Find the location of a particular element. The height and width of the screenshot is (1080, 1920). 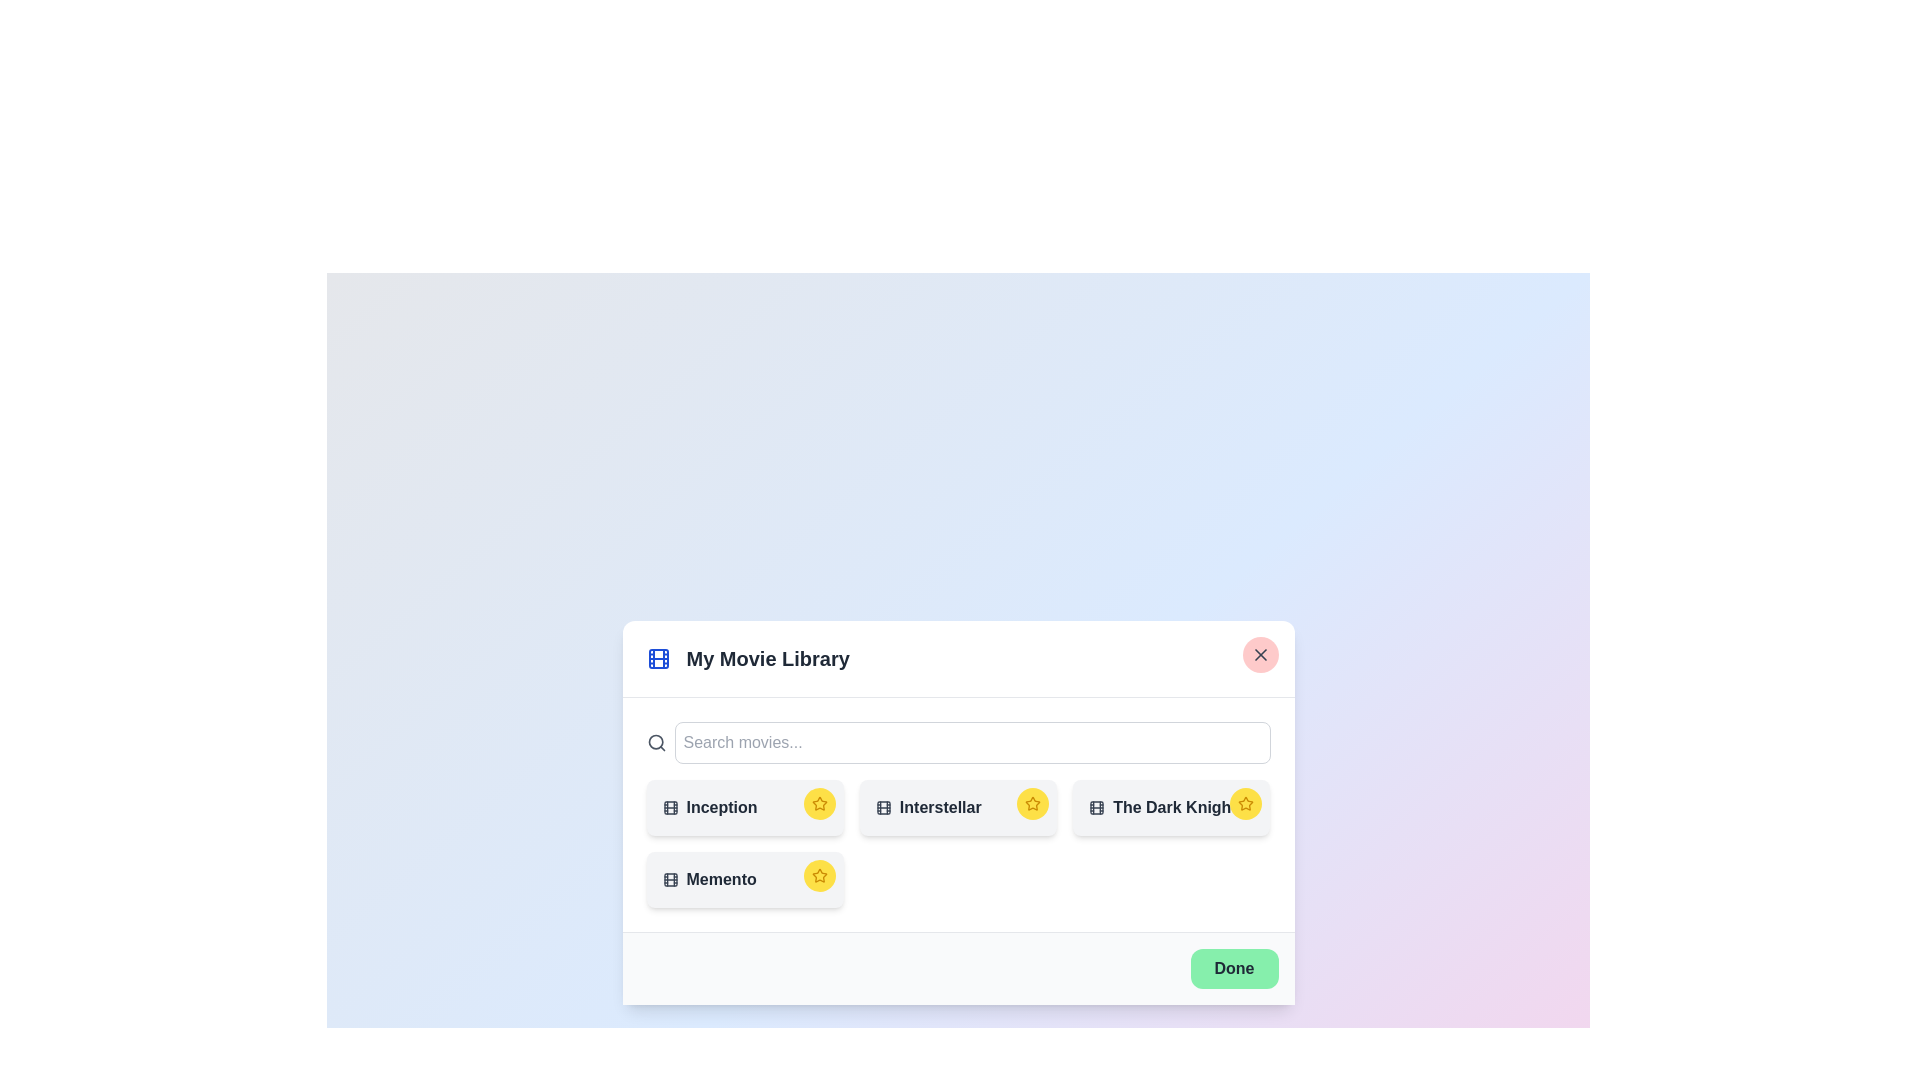

the 'Memento' text label with accompanying icon, which is the last item in a list of movie options in a modal window is located at coordinates (744, 878).